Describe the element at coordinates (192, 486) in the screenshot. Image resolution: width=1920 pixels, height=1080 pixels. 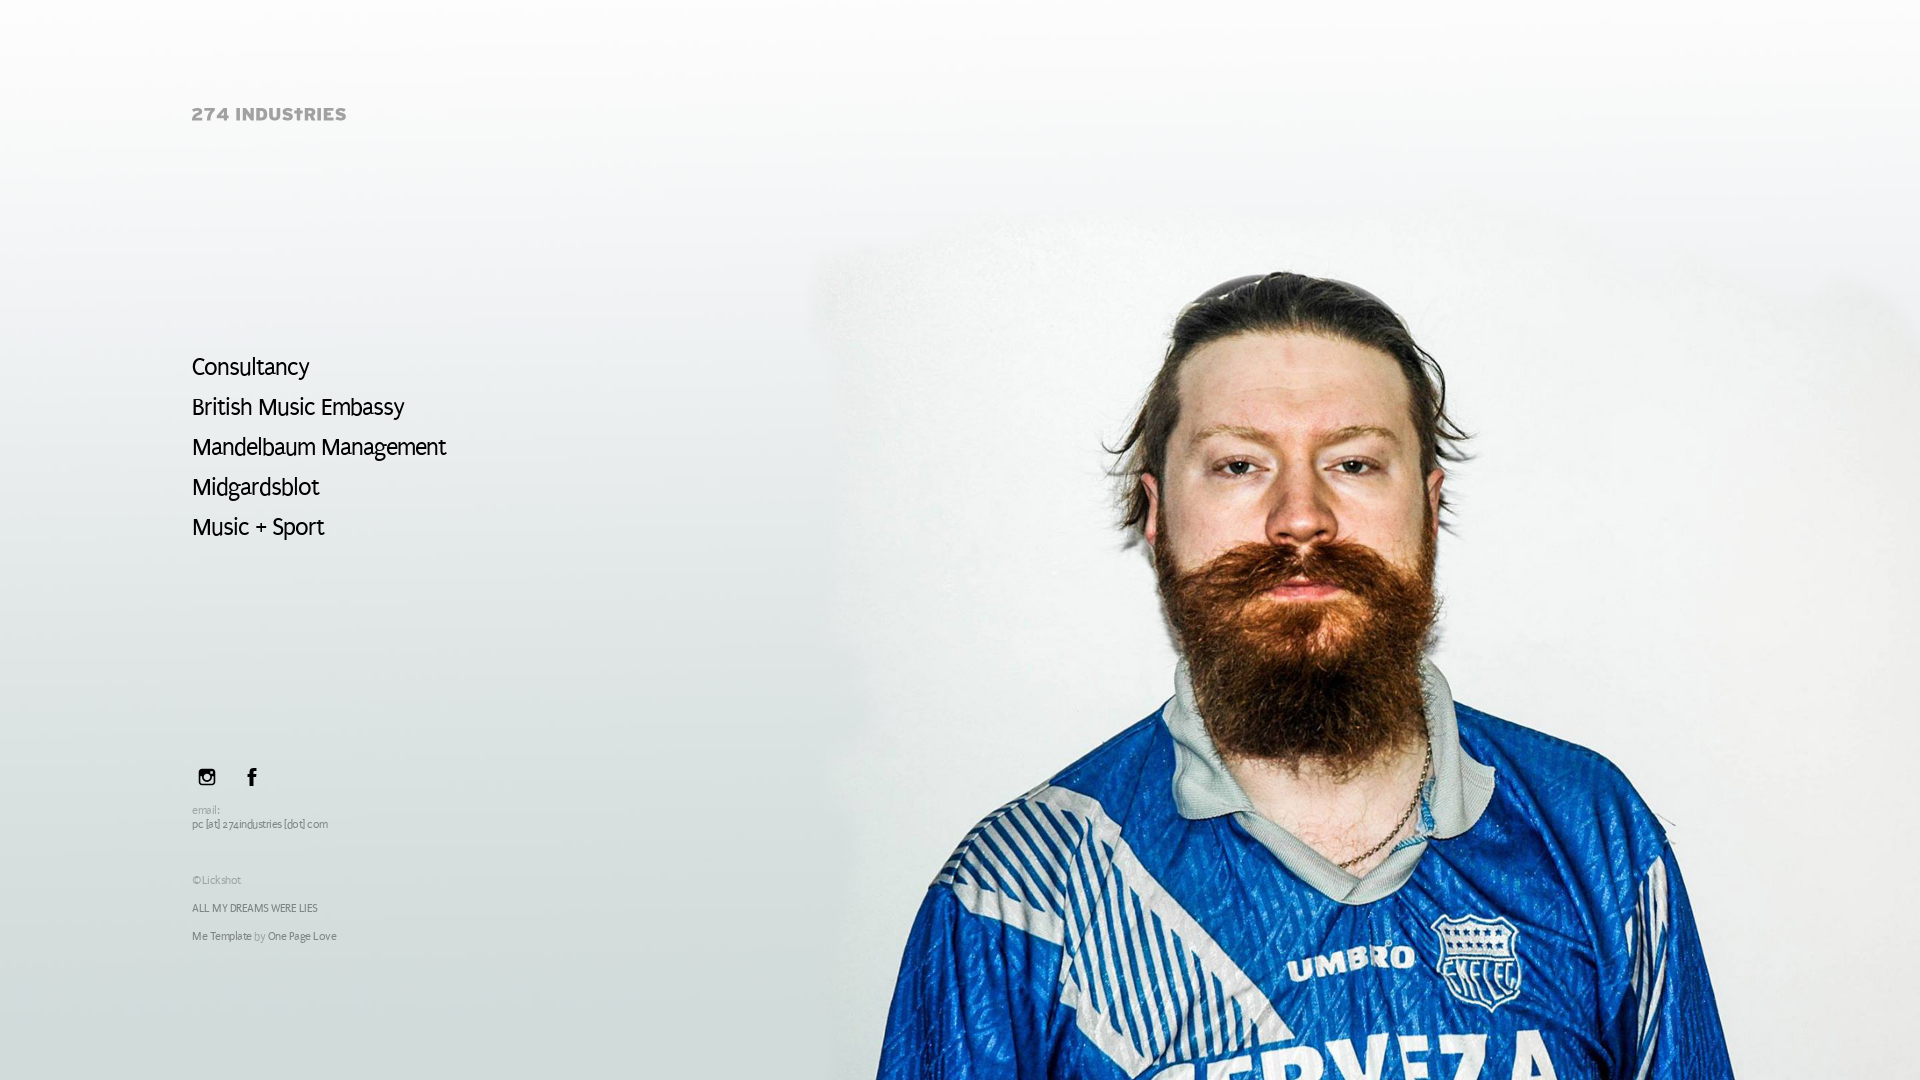
I see `'Midgardsblot'` at that location.